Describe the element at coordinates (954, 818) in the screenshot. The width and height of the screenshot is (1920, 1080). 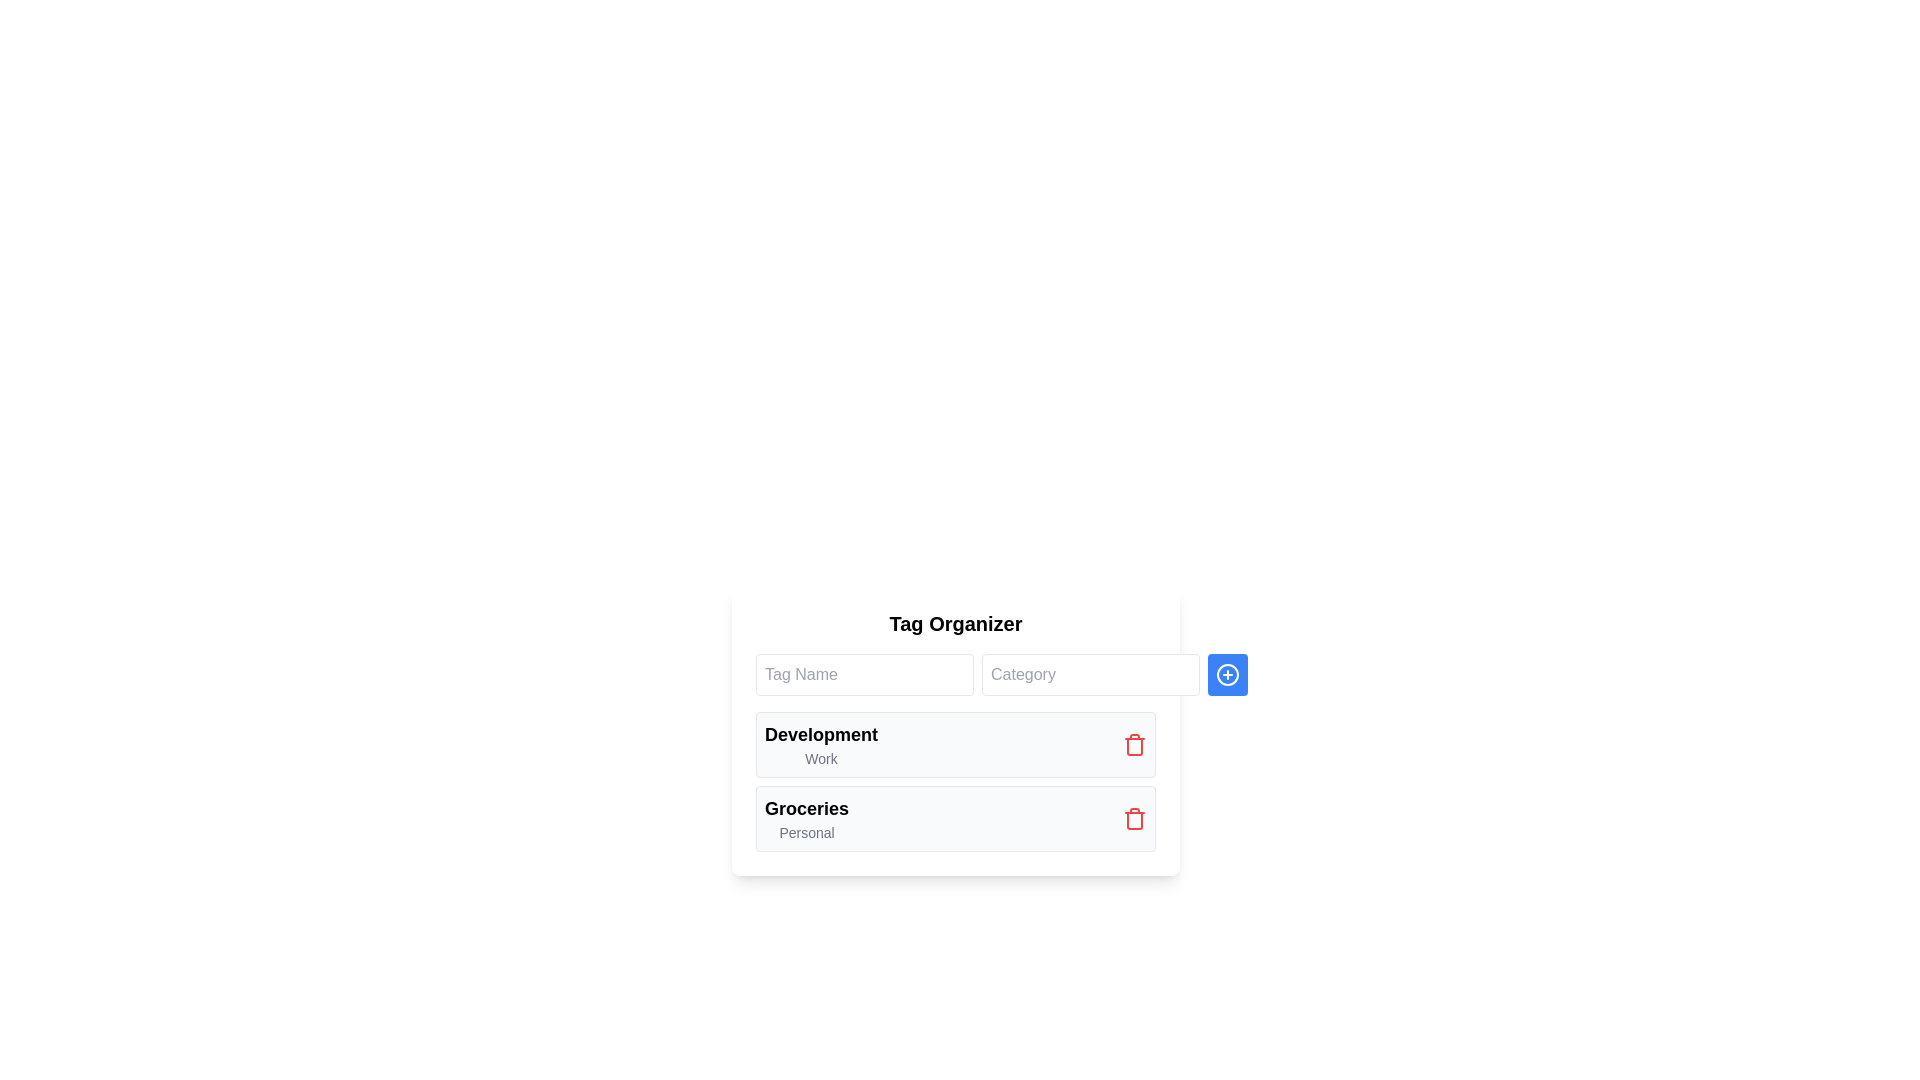
I see `labels of the categorized list item labeled 'Groceries' with the subcategory 'Personal', which is the second item in the vertical list` at that location.